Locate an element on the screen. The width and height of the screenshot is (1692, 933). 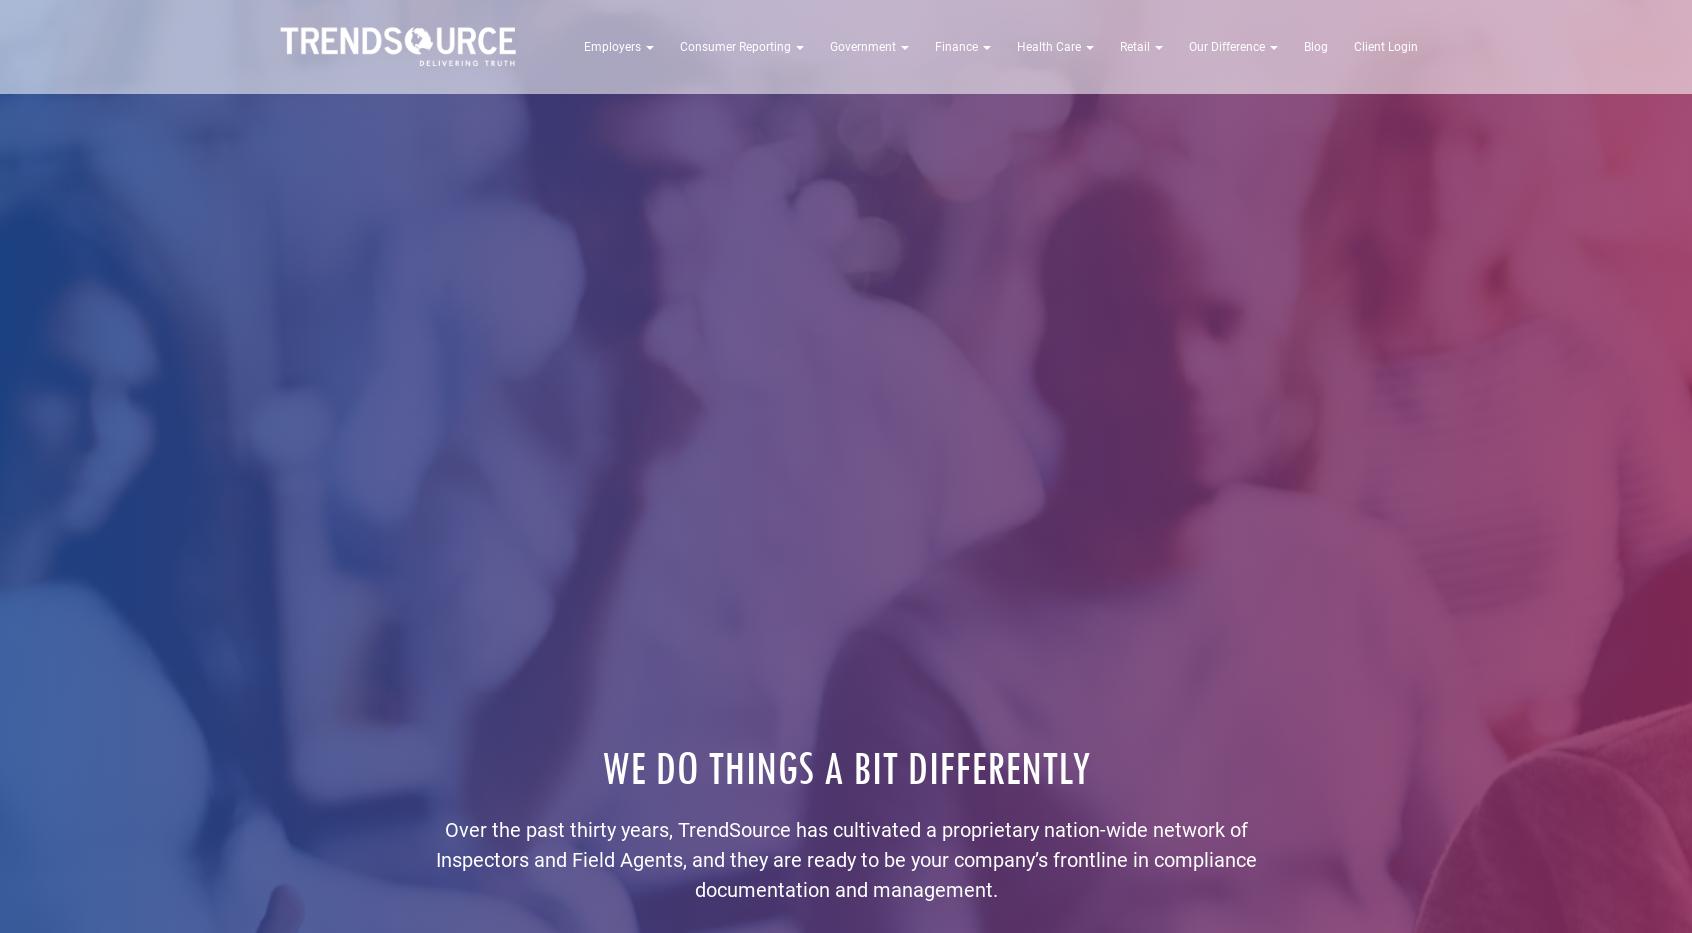
'CMS Phone Call Audits' is located at coordinates (943, 121).